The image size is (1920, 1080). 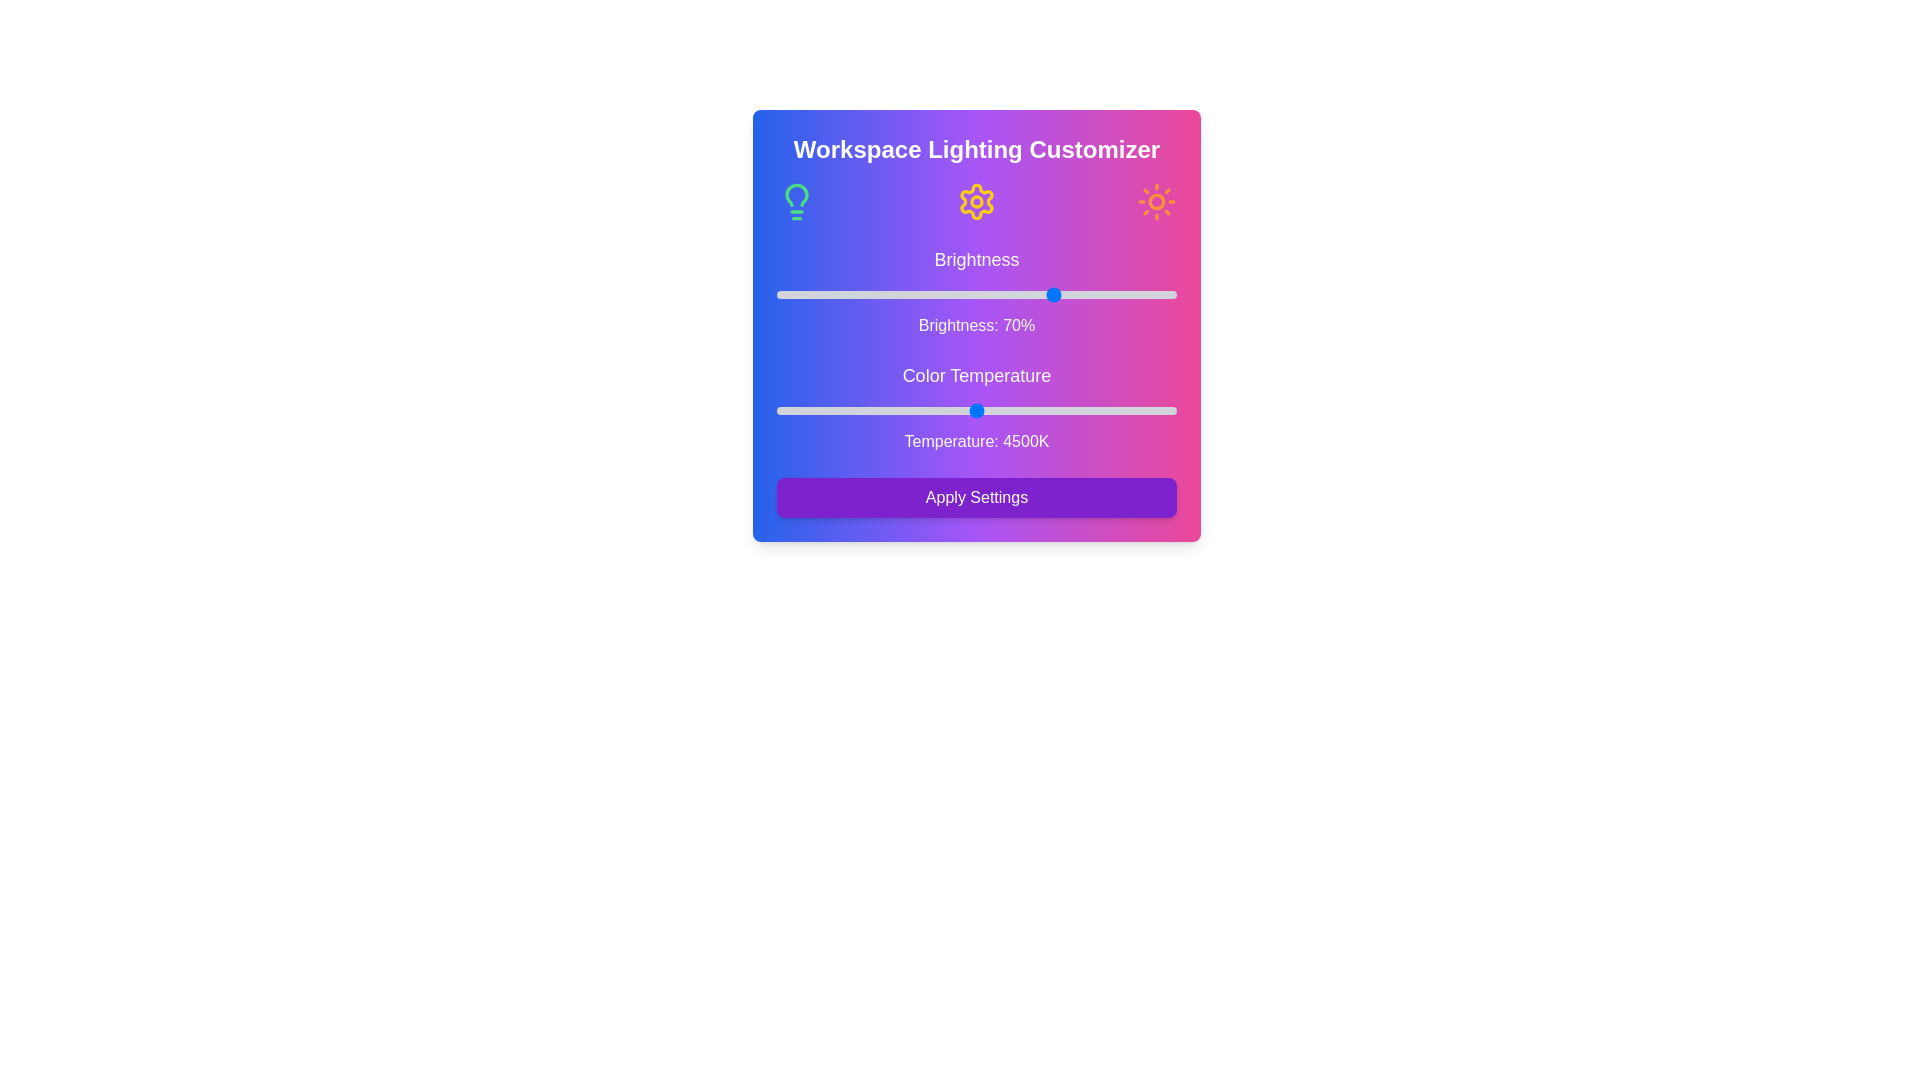 What do you see at coordinates (795, 201) in the screenshot?
I see `the Lightbulb icon to interact with it` at bounding box center [795, 201].